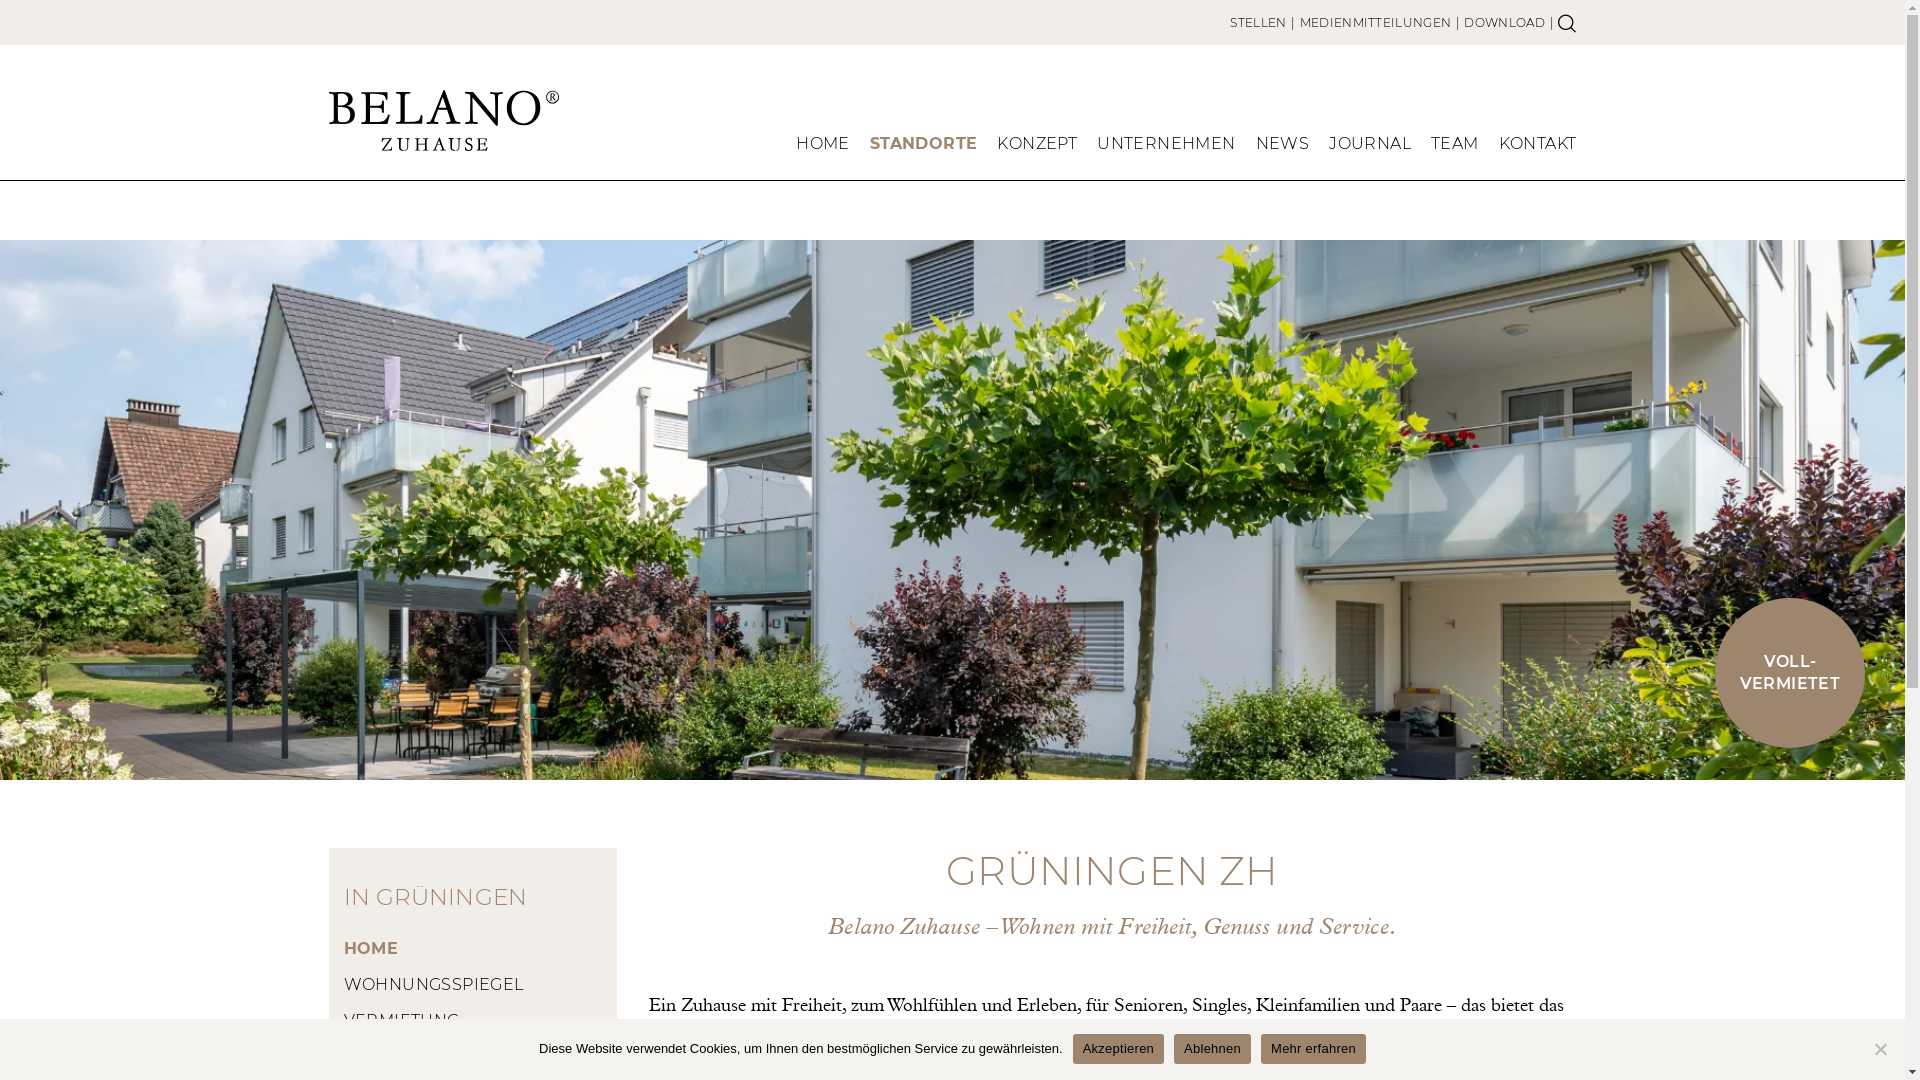 Image resolution: width=1920 pixels, height=1080 pixels. Describe the element at coordinates (1503, 22) in the screenshot. I see `'DOWNLOAD'` at that location.